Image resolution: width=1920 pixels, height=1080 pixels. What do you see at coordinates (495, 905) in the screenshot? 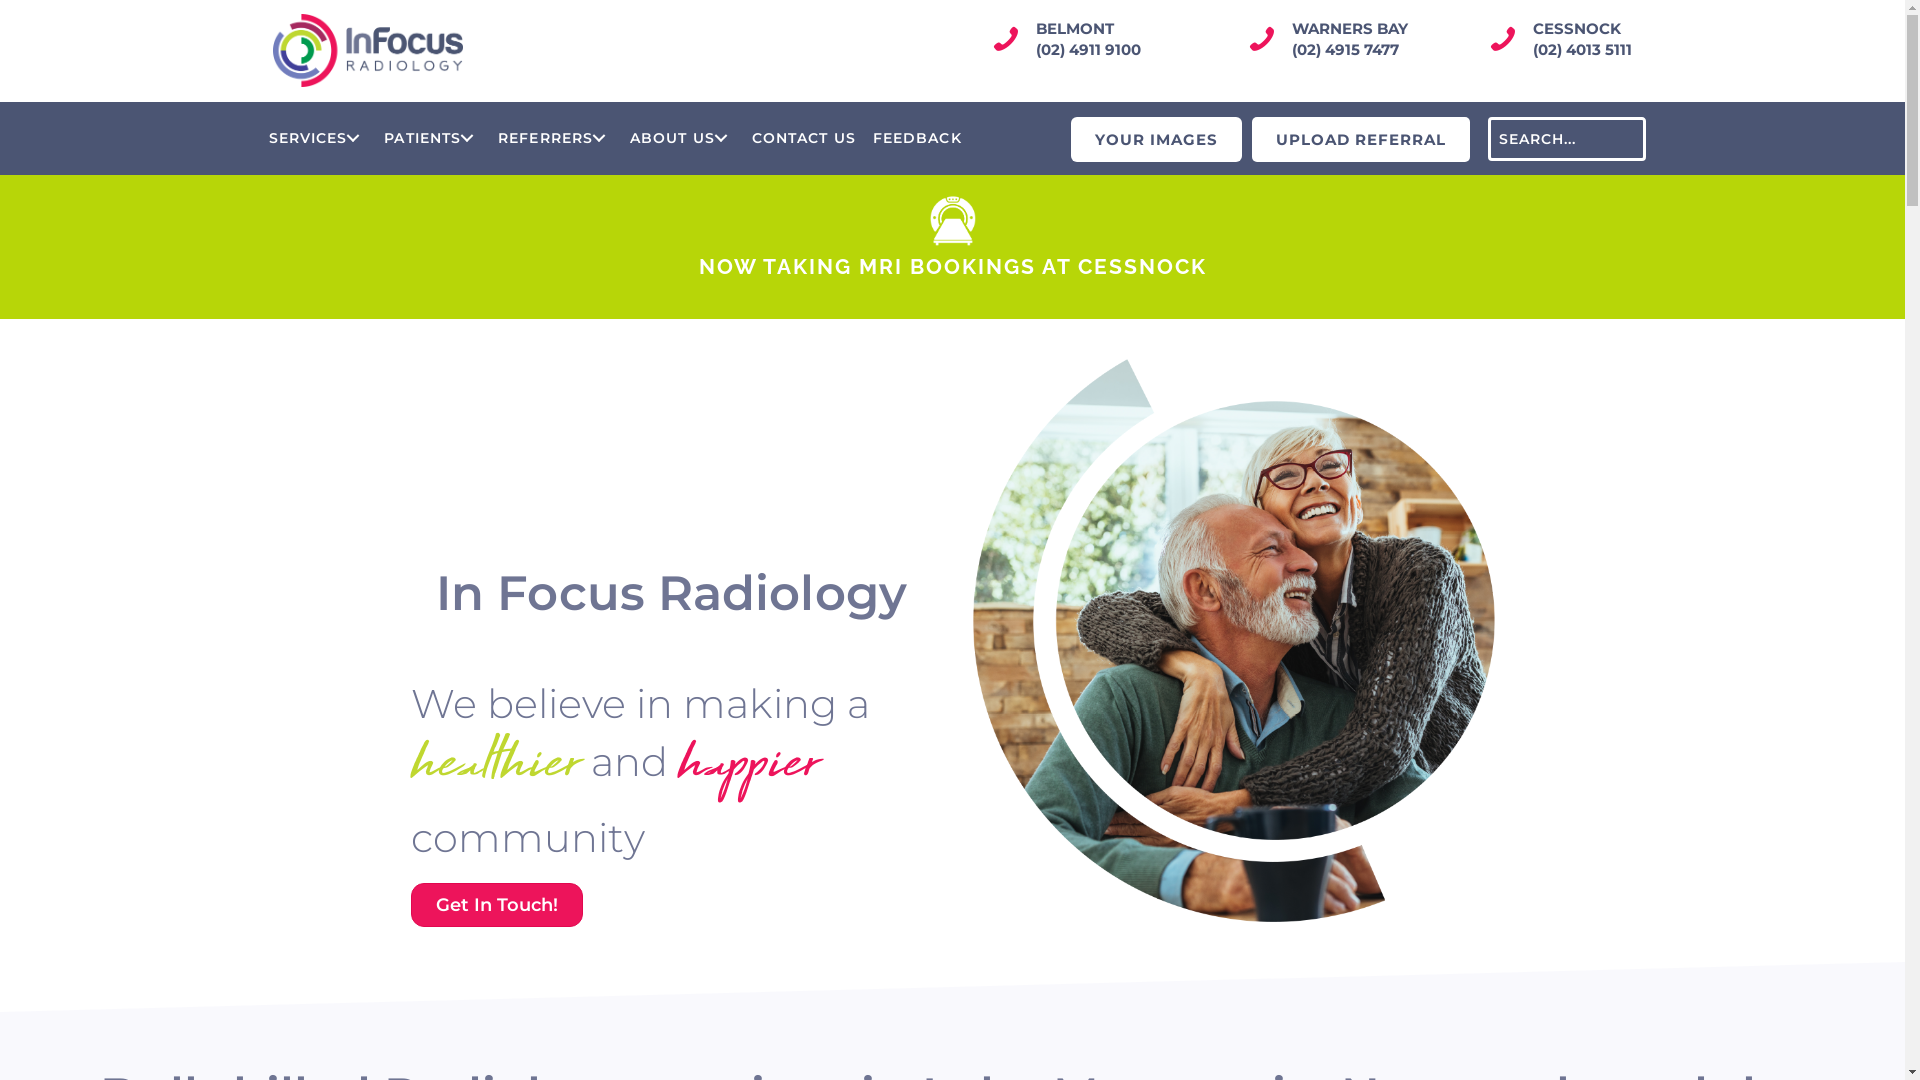
I see `'Get In Touch!'` at bounding box center [495, 905].